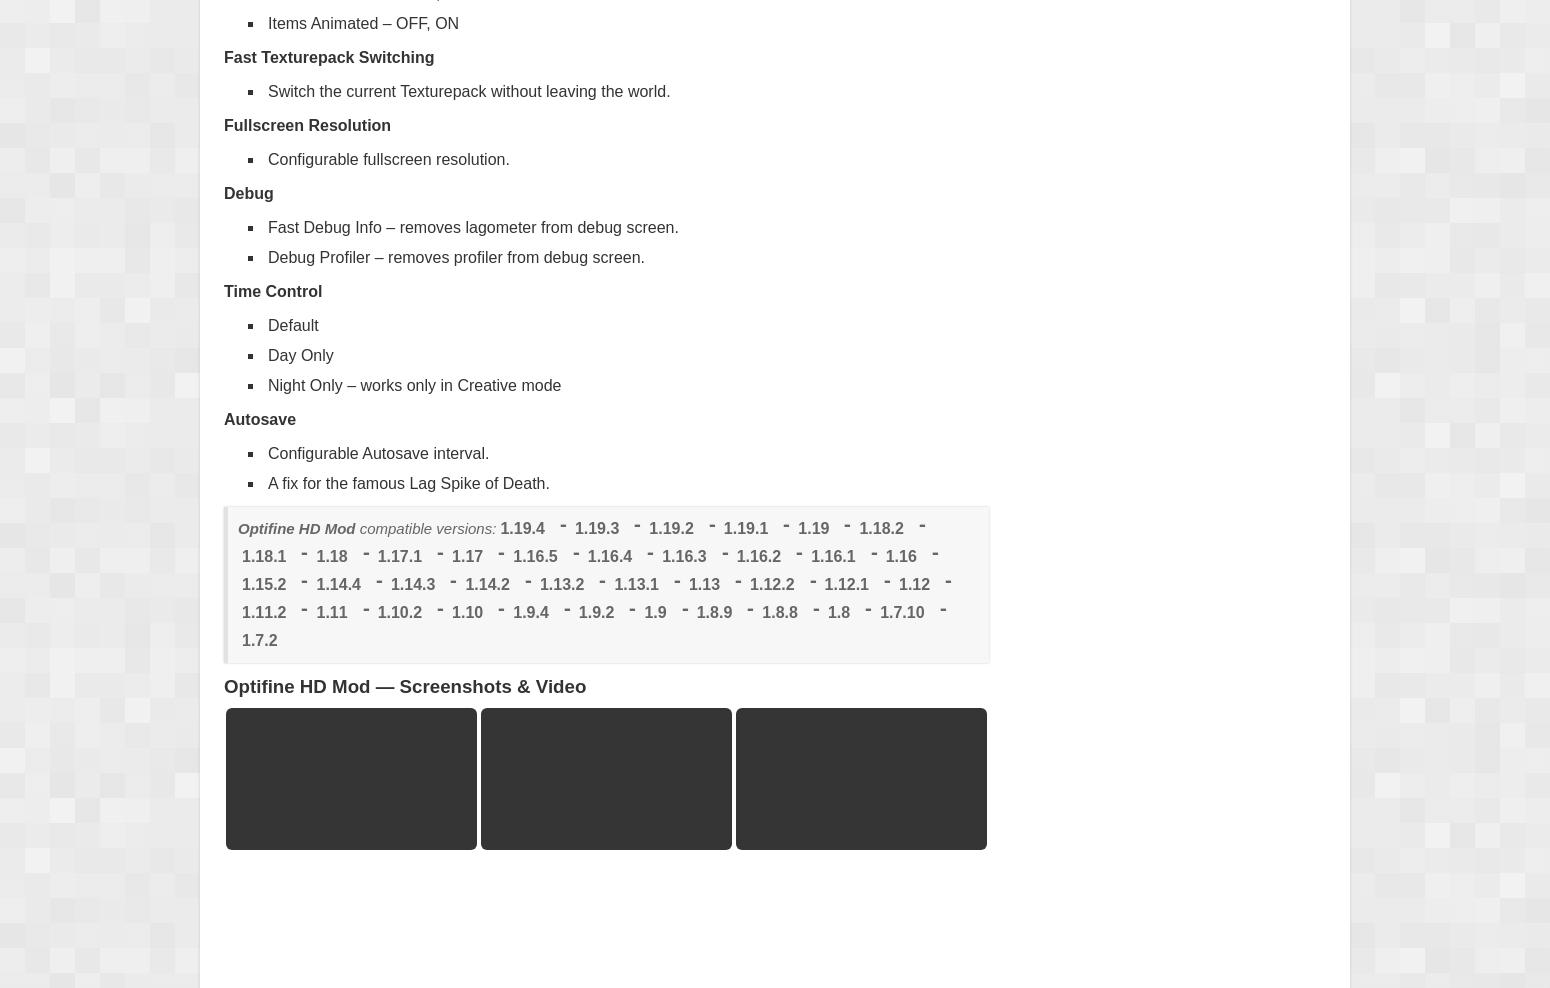 Image resolution: width=1550 pixels, height=988 pixels. Describe the element at coordinates (778, 611) in the screenshot. I see `'1.8.8'` at that location.